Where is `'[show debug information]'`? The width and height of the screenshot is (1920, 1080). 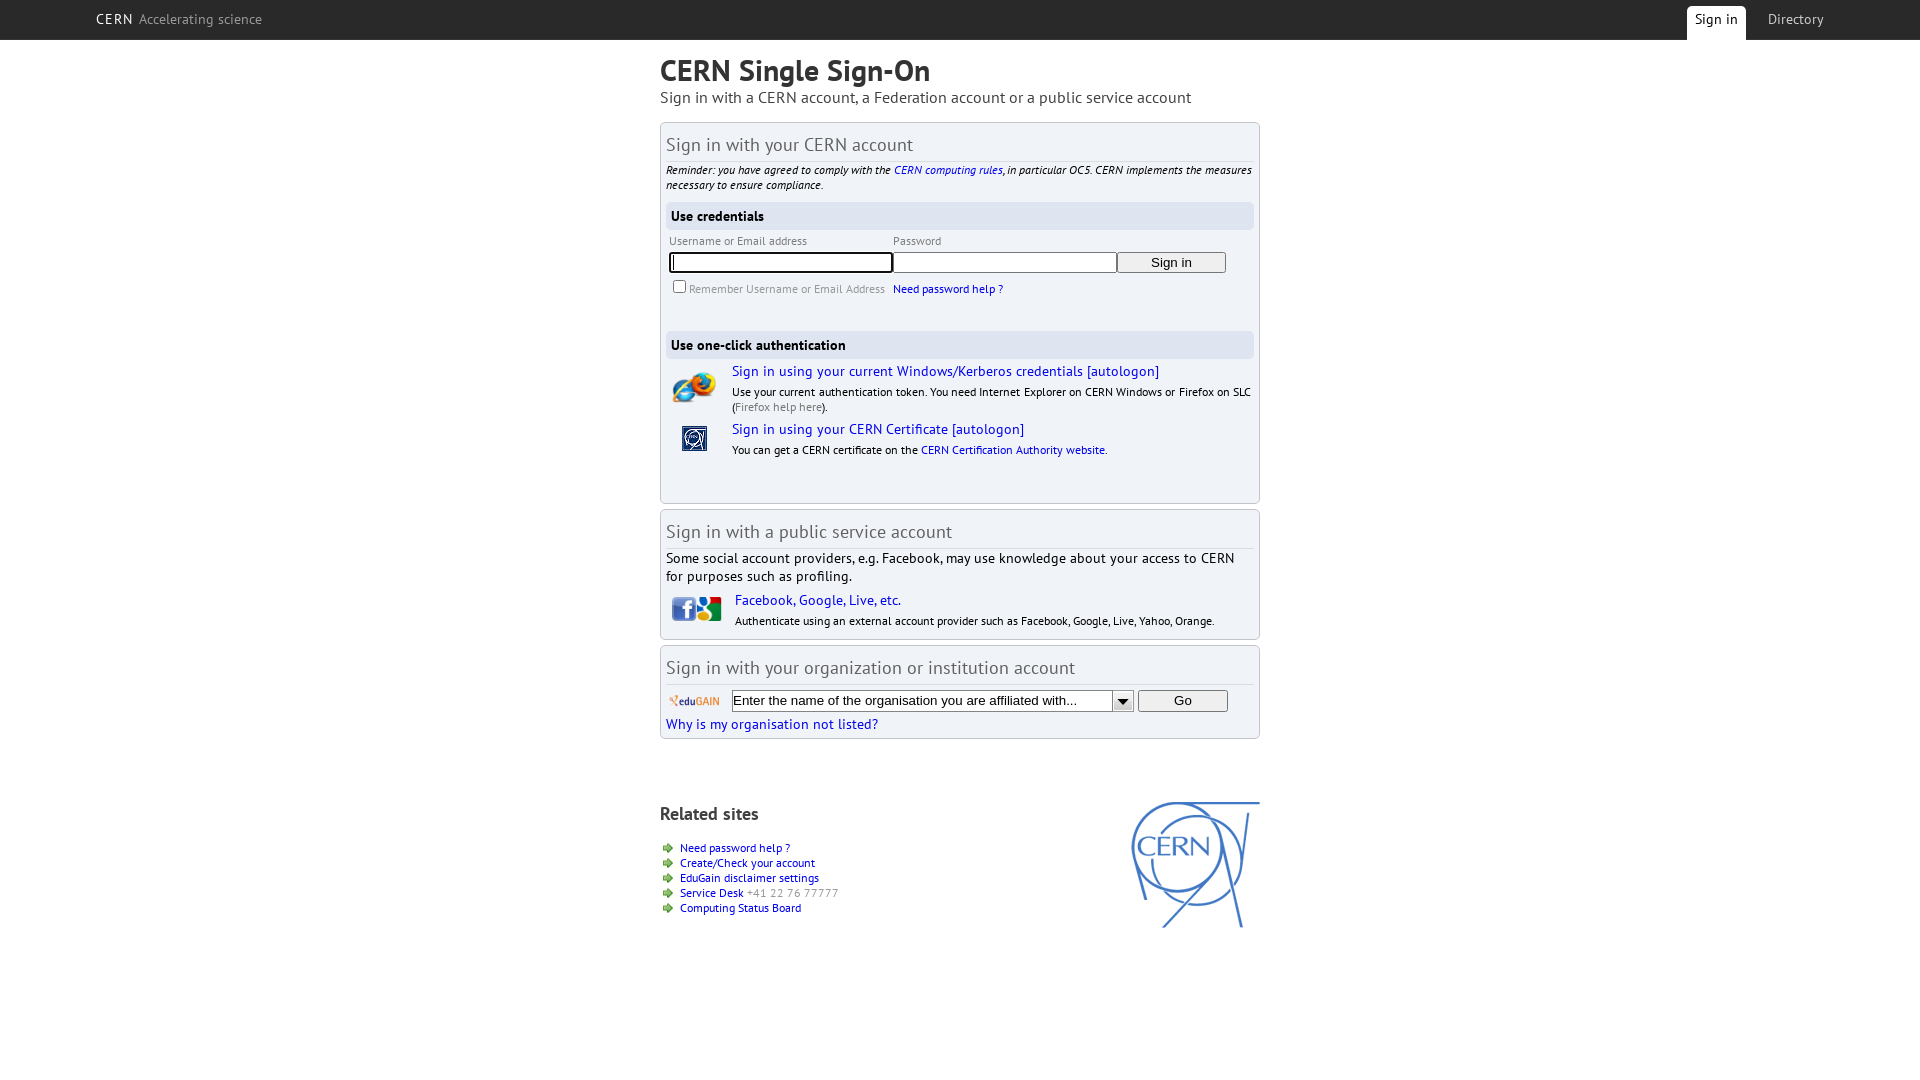
'[show debug information]' is located at coordinates (660, 746).